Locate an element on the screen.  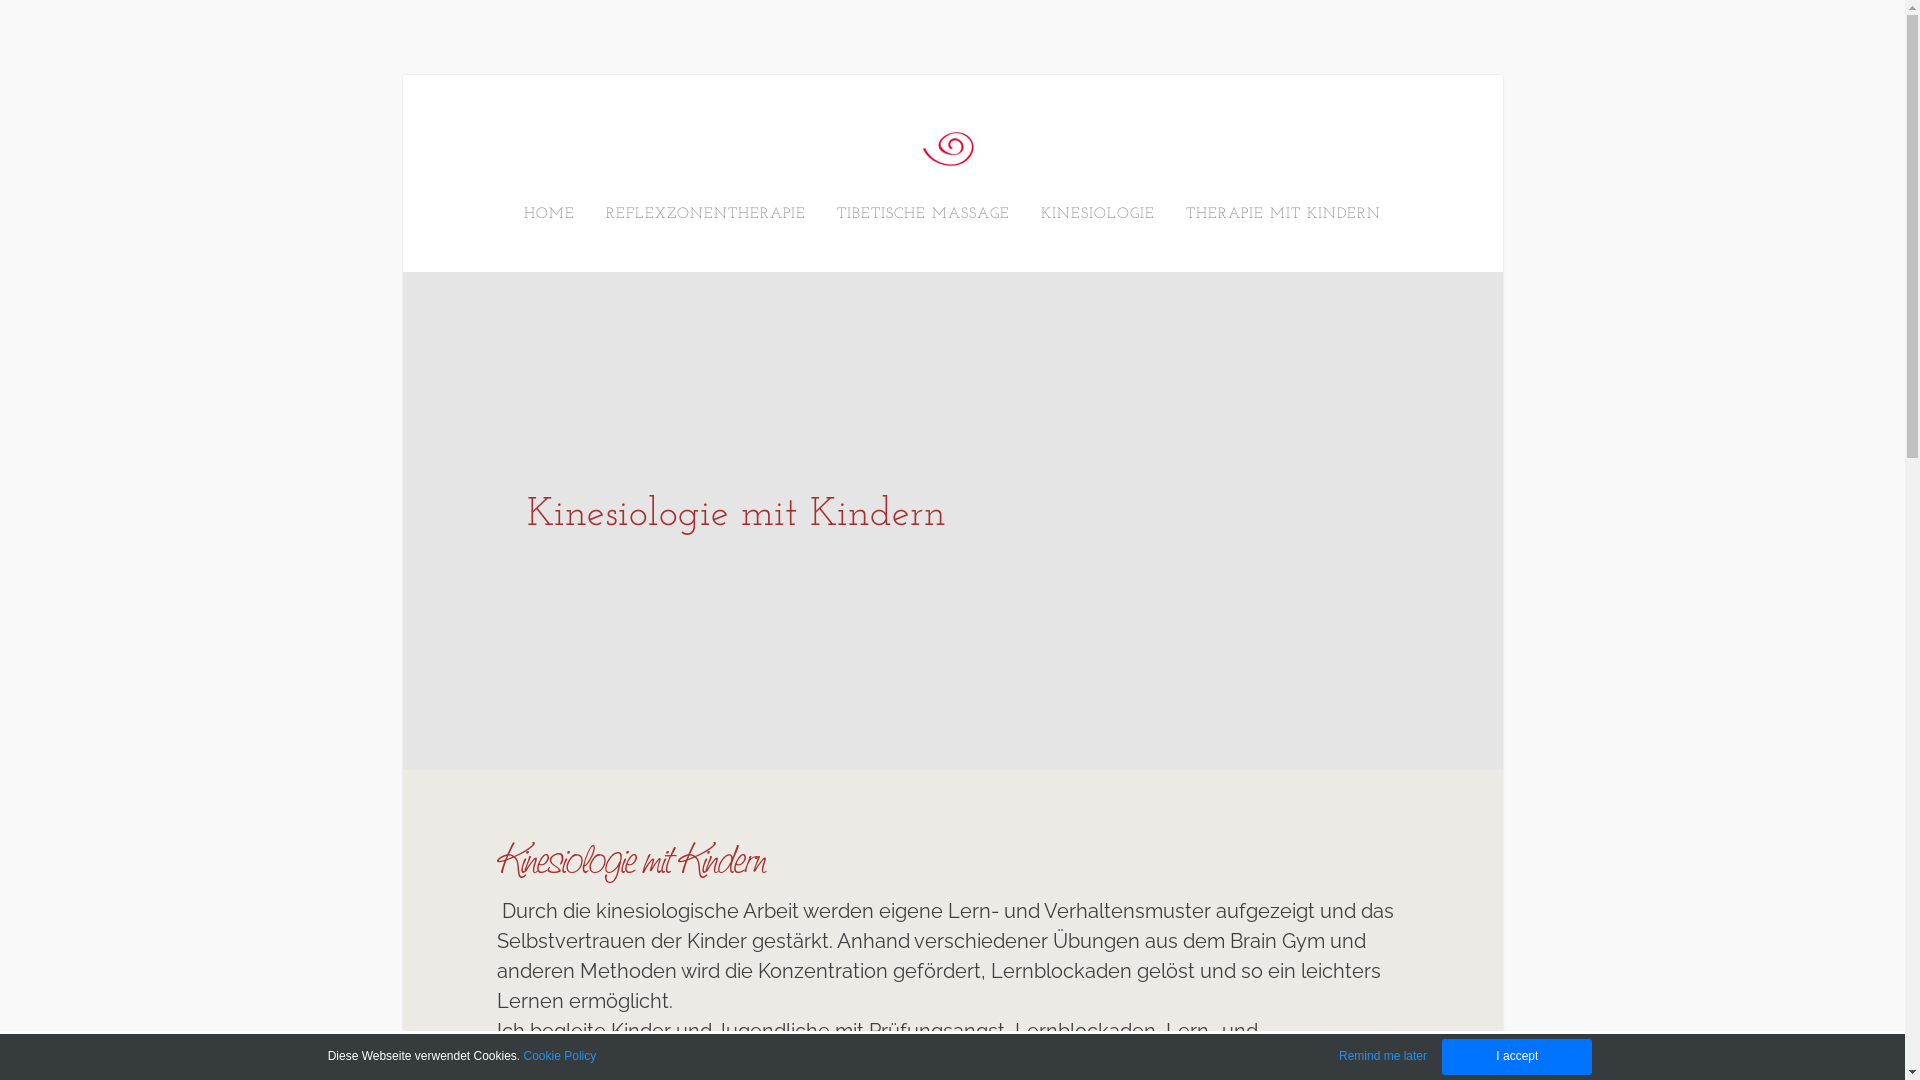
'Cookie Policy' is located at coordinates (560, 1055).